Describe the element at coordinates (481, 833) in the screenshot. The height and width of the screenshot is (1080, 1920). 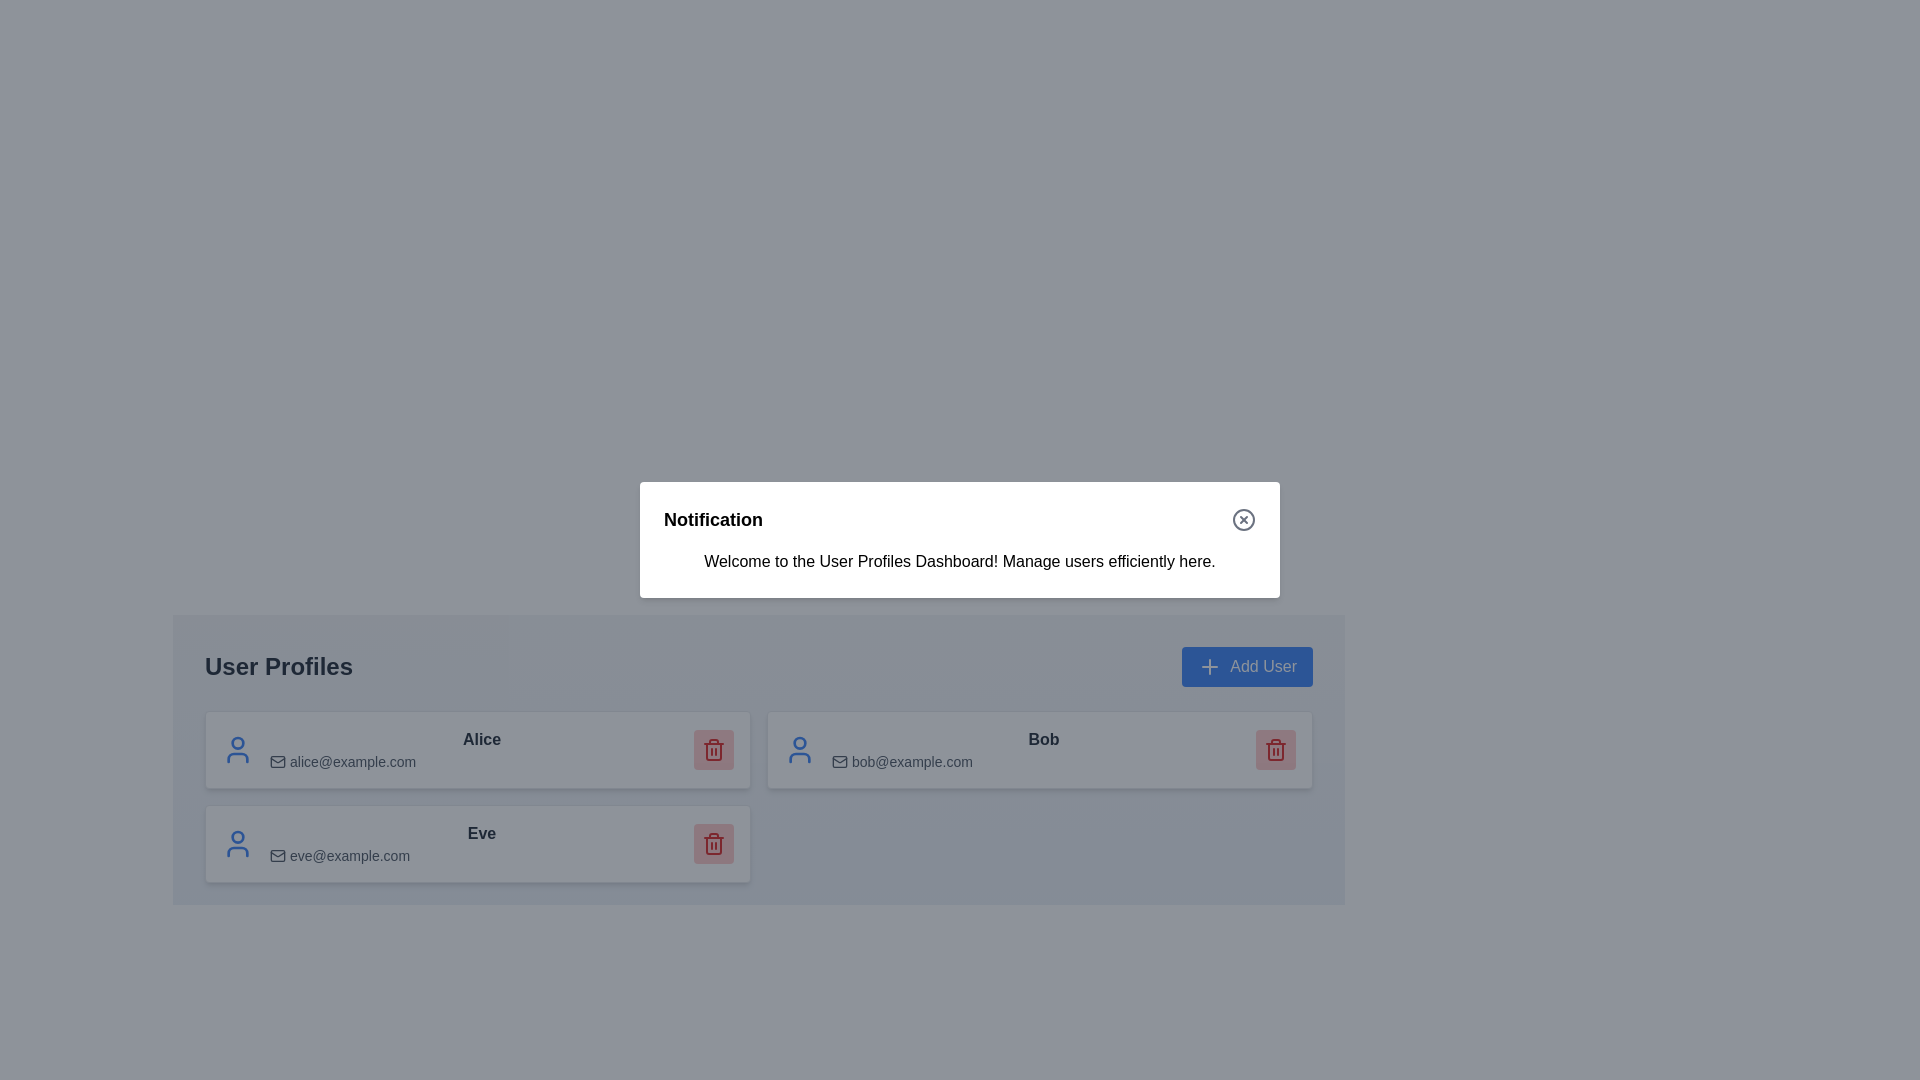
I see `the text label displaying the username 'Eve' located within the user card, which is positioned between the avatar icon and the email address` at that location.